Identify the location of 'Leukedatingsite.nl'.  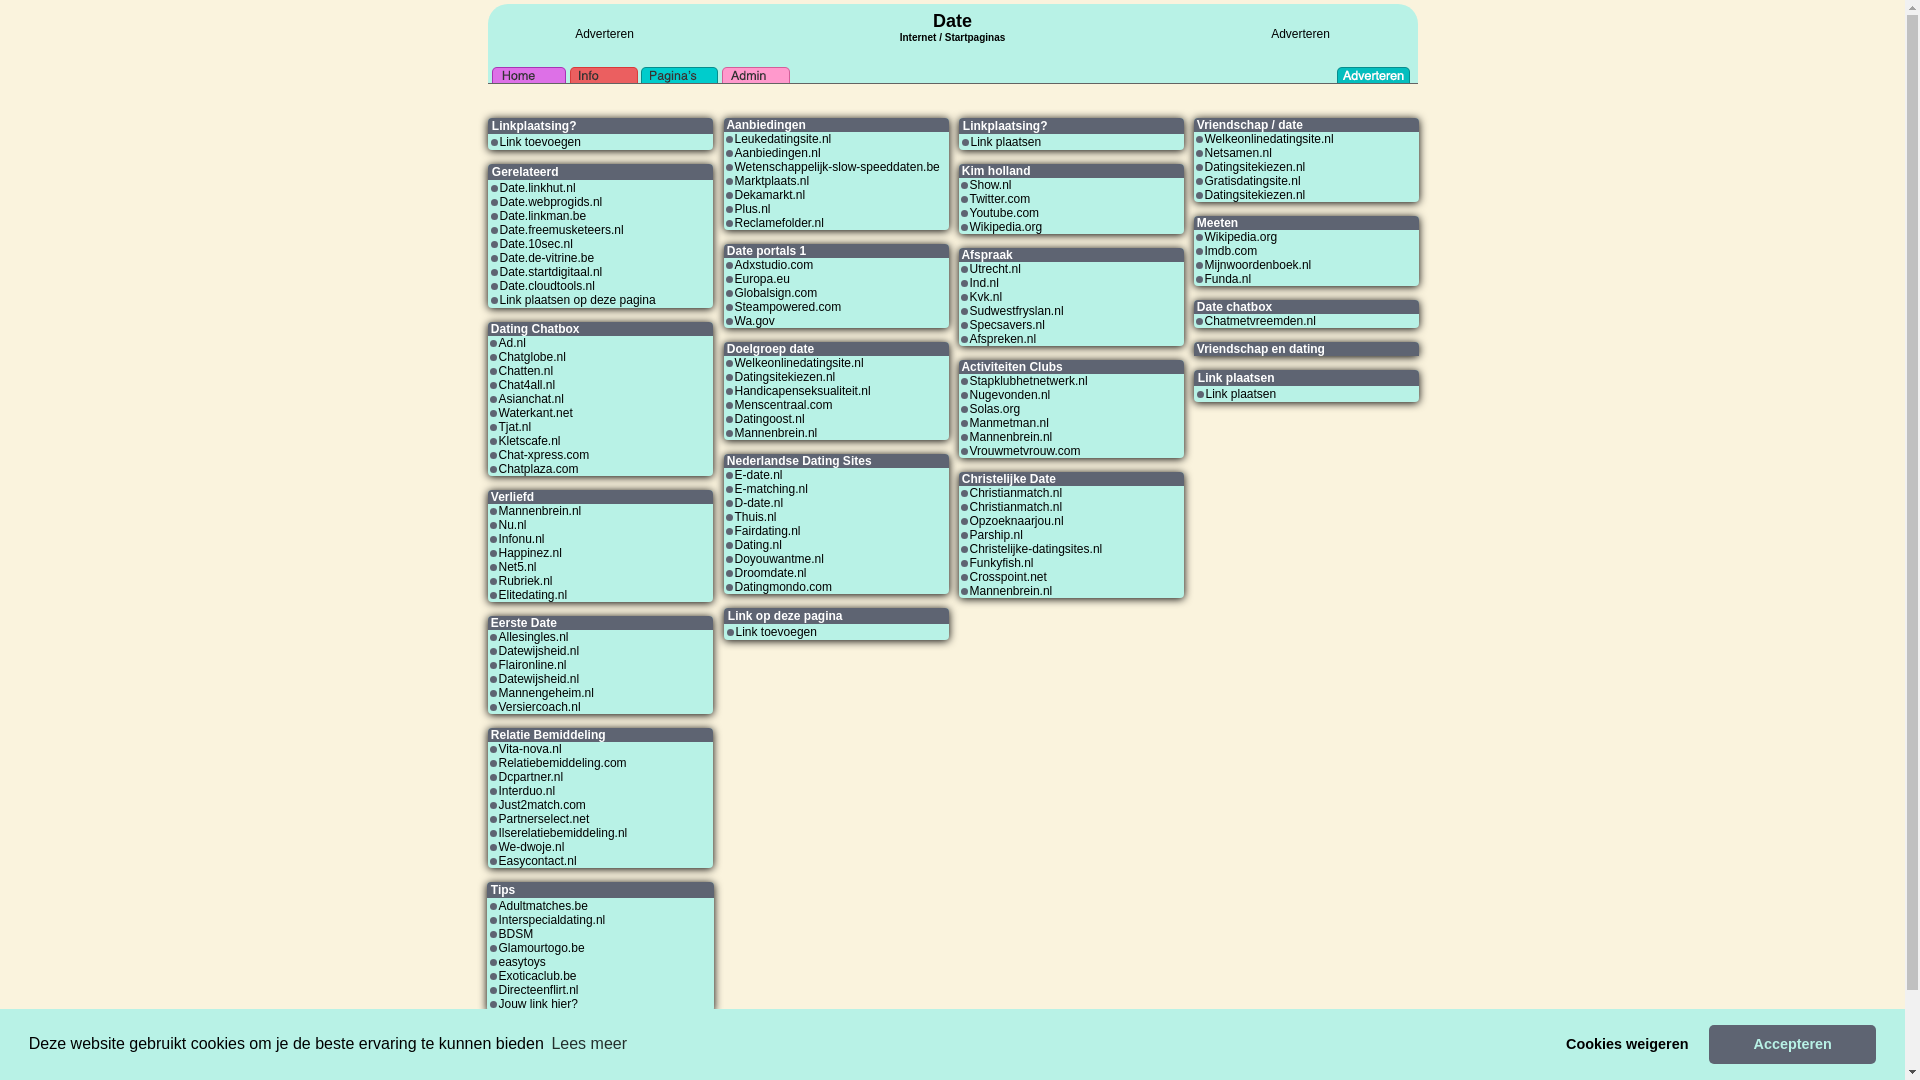
(733, 137).